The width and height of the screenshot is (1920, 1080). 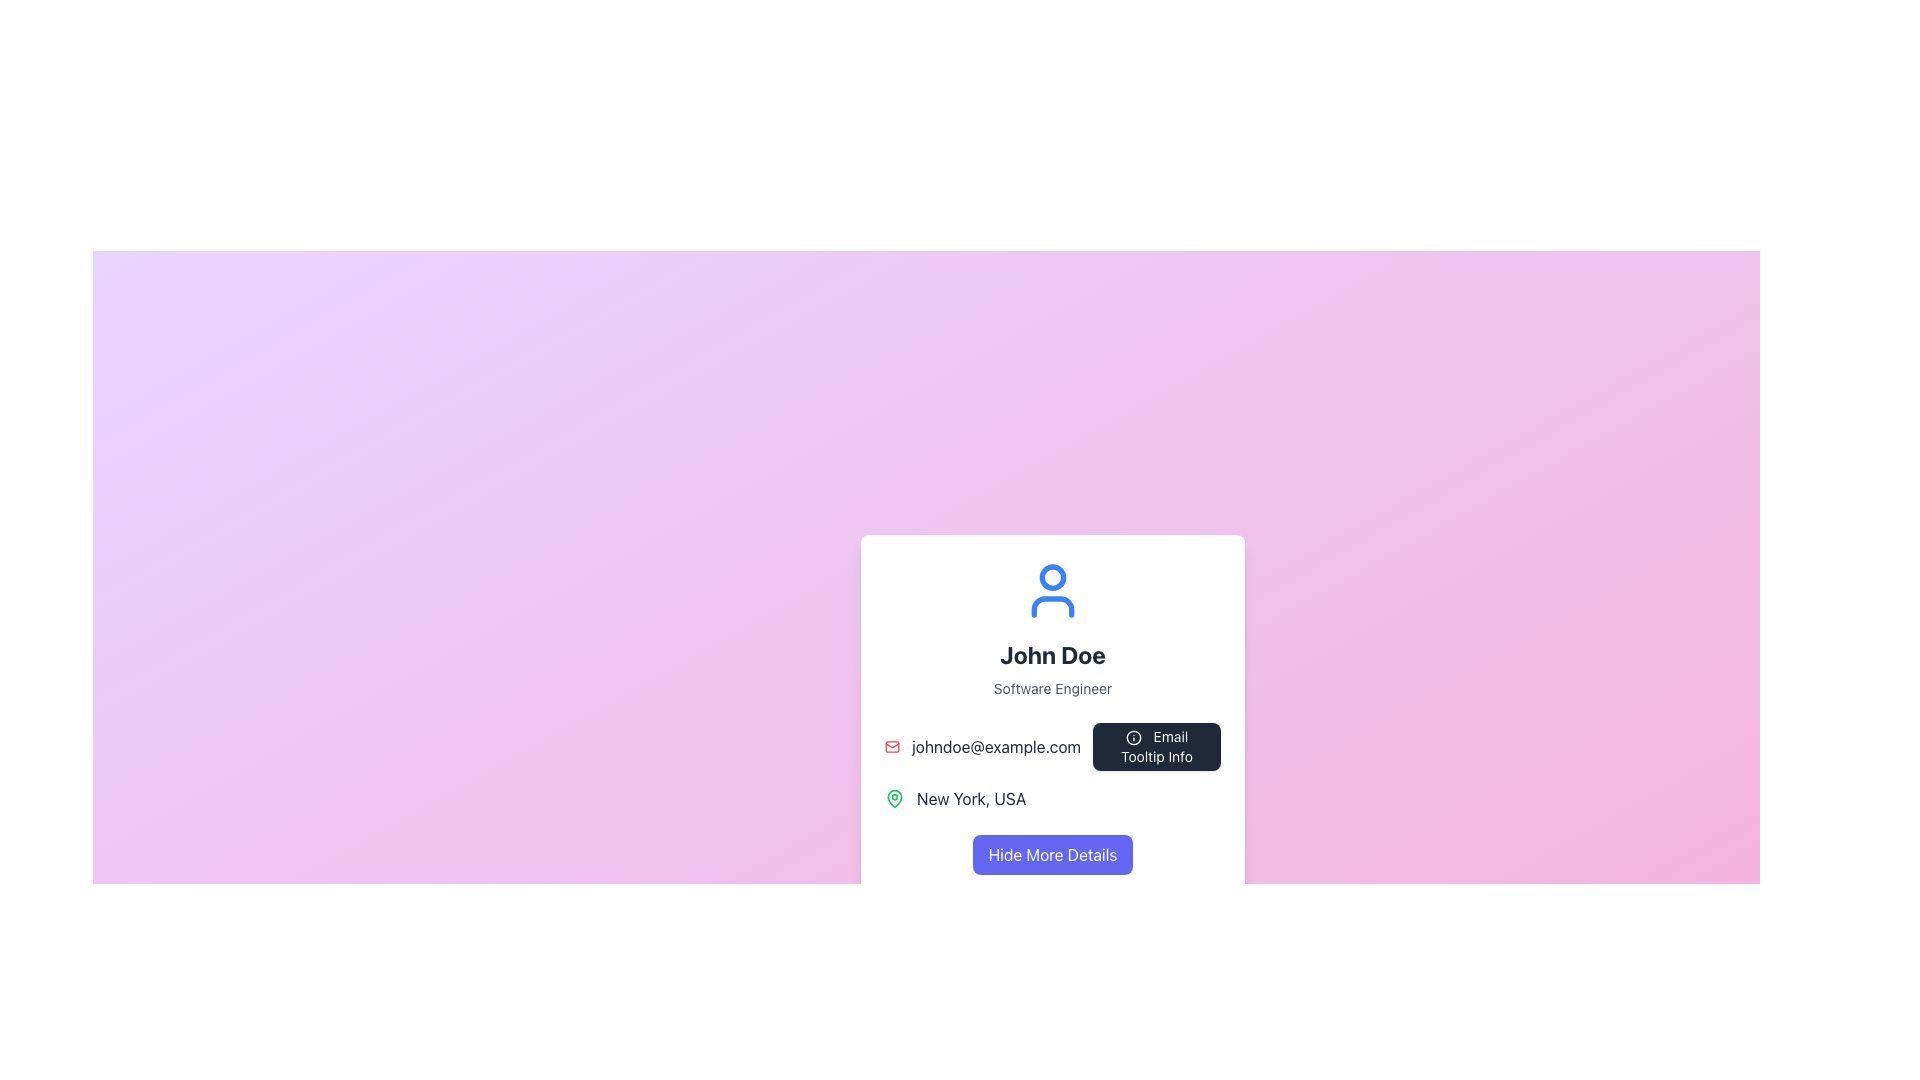 What do you see at coordinates (1156, 747) in the screenshot?
I see `the button located to the right of the email address 'johndoe@example.com'` at bounding box center [1156, 747].